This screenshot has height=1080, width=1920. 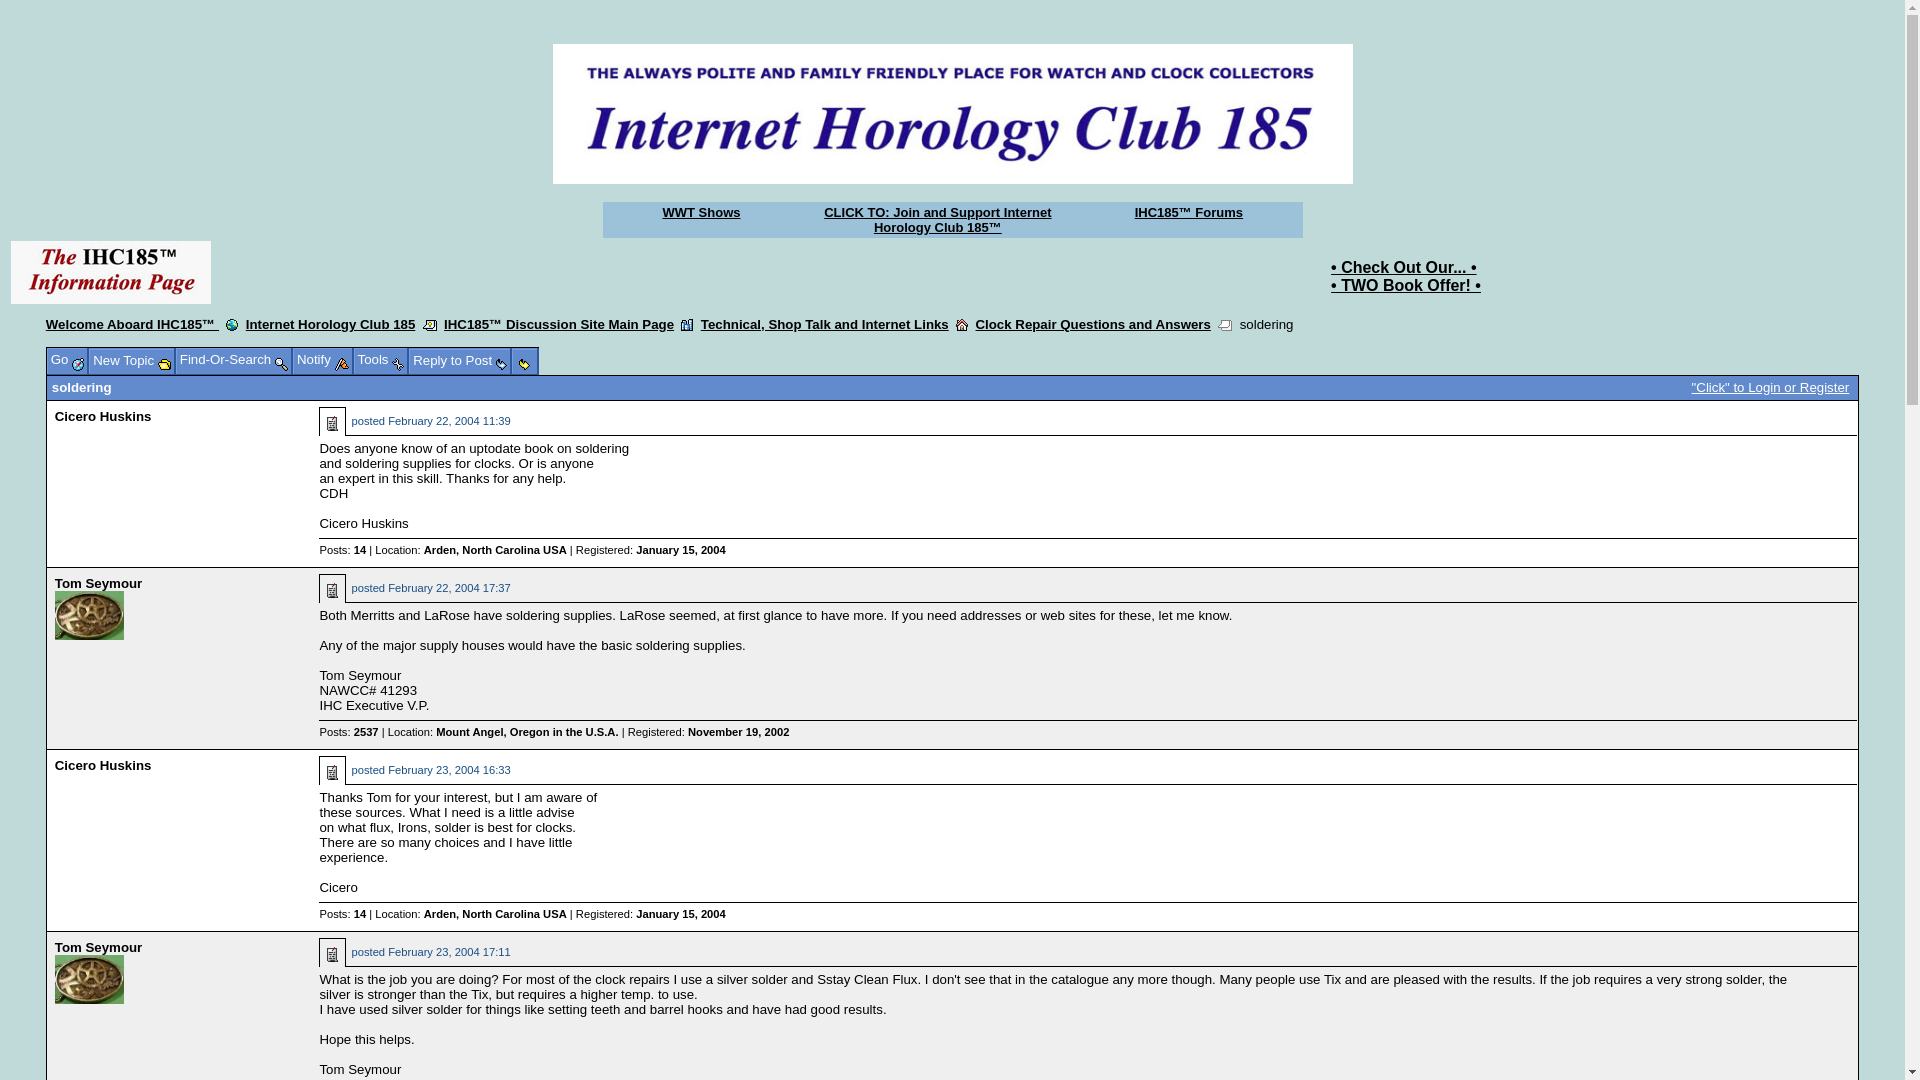 What do you see at coordinates (700, 212) in the screenshot?
I see `'WWT Shows'` at bounding box center [700, 212].